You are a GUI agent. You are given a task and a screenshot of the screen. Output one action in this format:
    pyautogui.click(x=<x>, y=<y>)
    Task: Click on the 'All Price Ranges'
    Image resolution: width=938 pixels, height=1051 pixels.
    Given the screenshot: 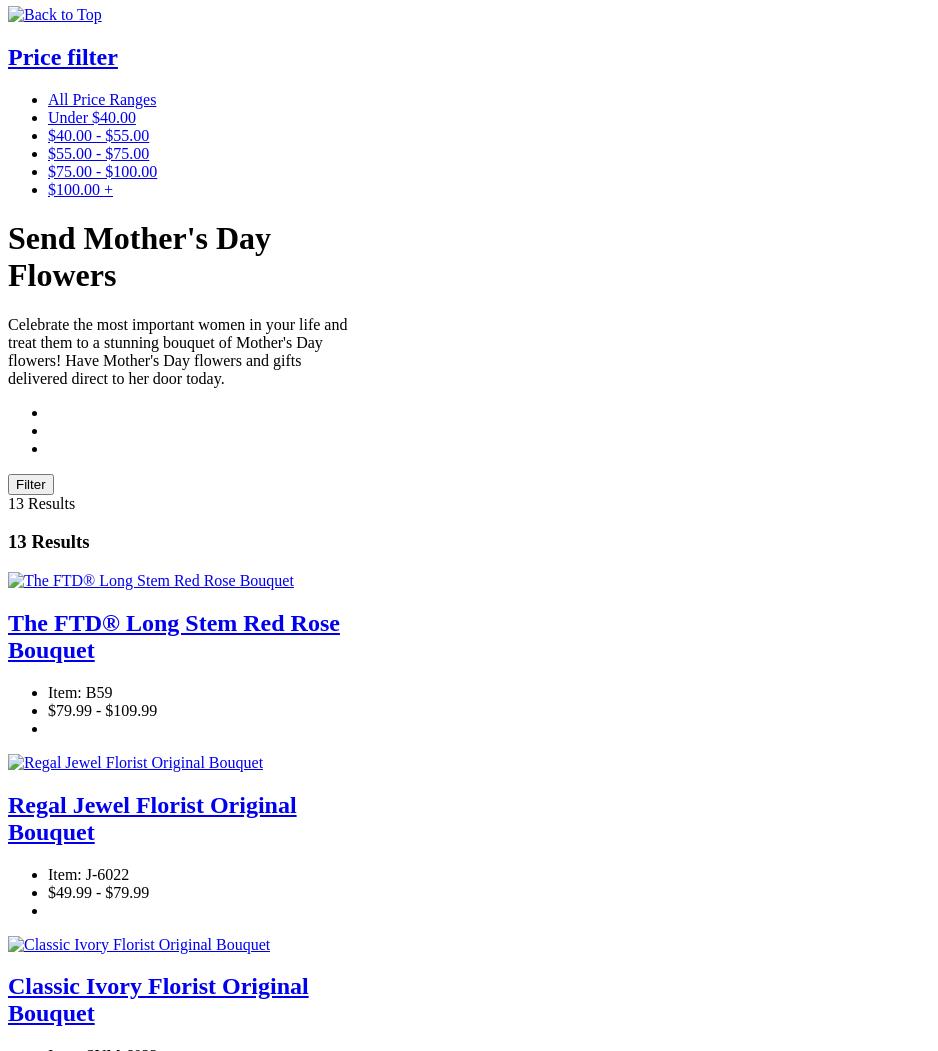 What is the action you would take?
    pyautogui.click(x=100, y=98)
    